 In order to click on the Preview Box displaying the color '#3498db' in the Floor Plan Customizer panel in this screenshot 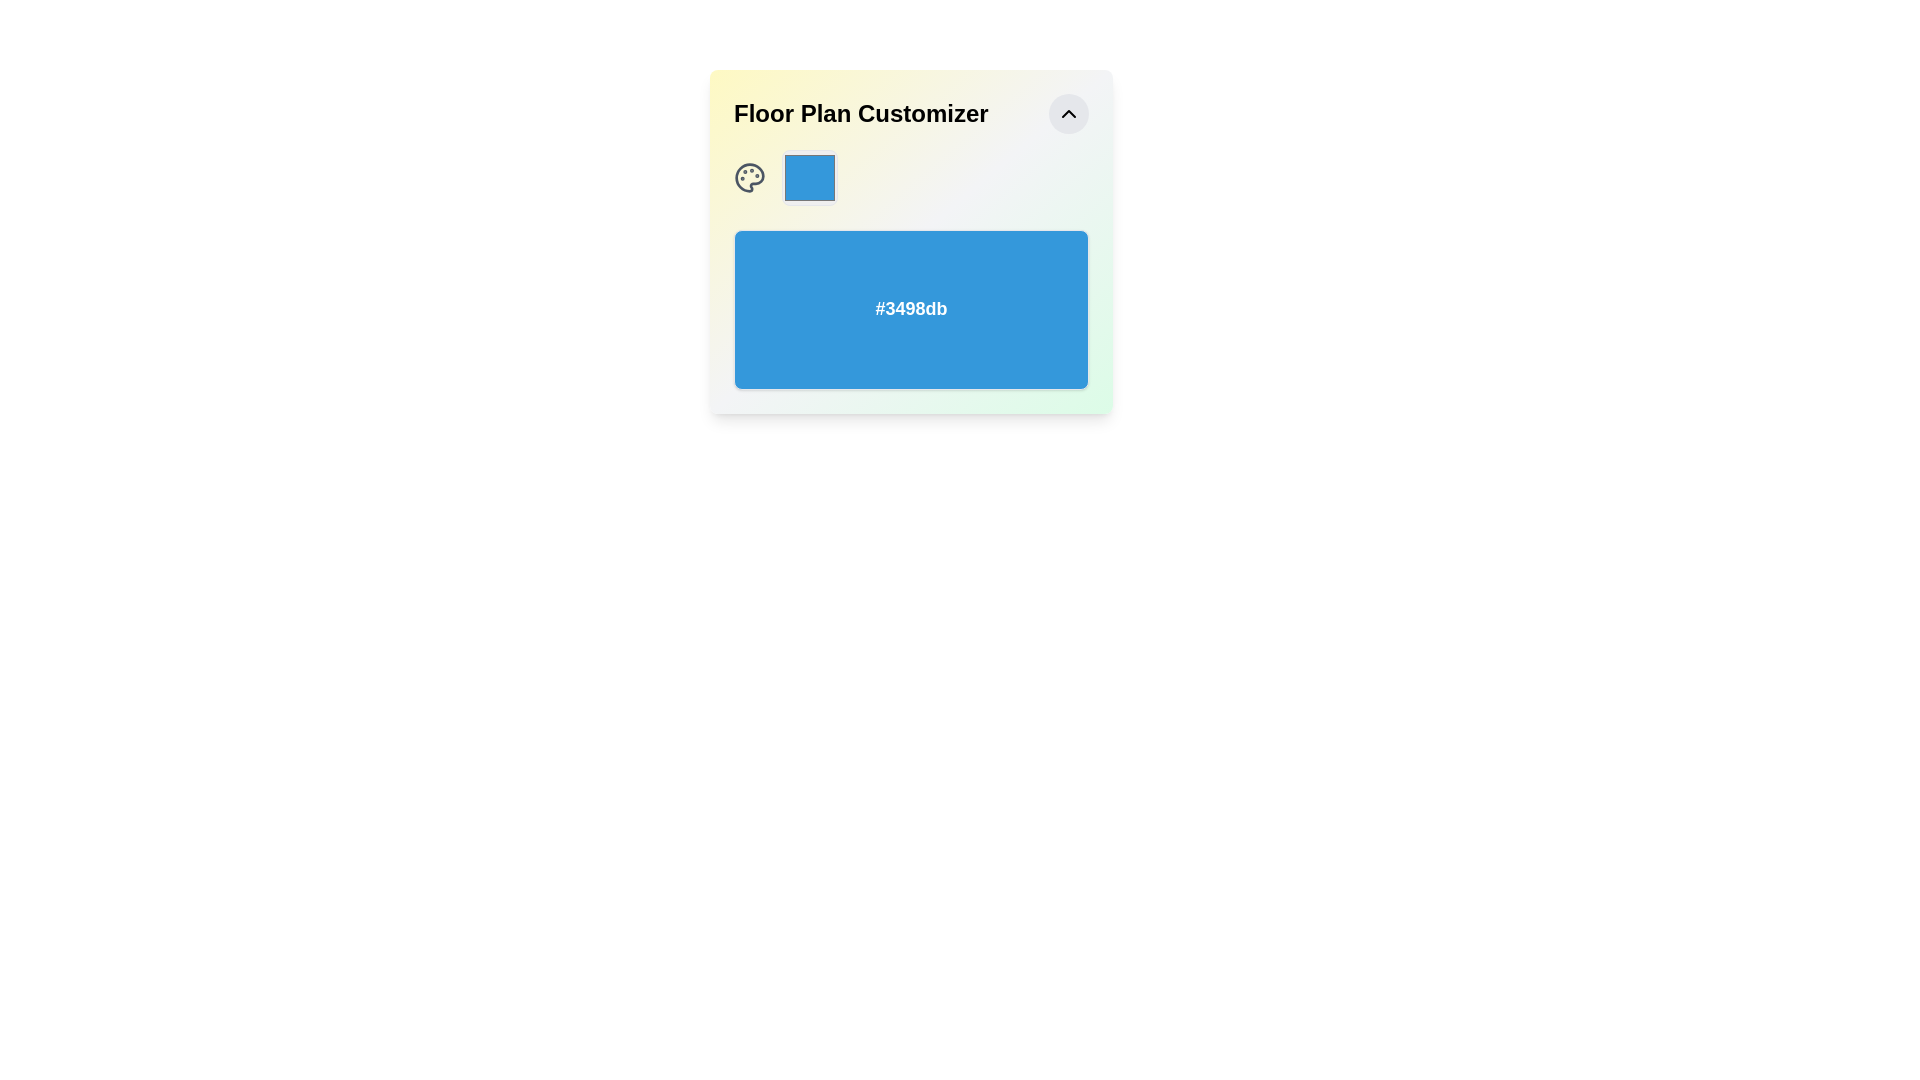, I will do `click(910, 309)`.